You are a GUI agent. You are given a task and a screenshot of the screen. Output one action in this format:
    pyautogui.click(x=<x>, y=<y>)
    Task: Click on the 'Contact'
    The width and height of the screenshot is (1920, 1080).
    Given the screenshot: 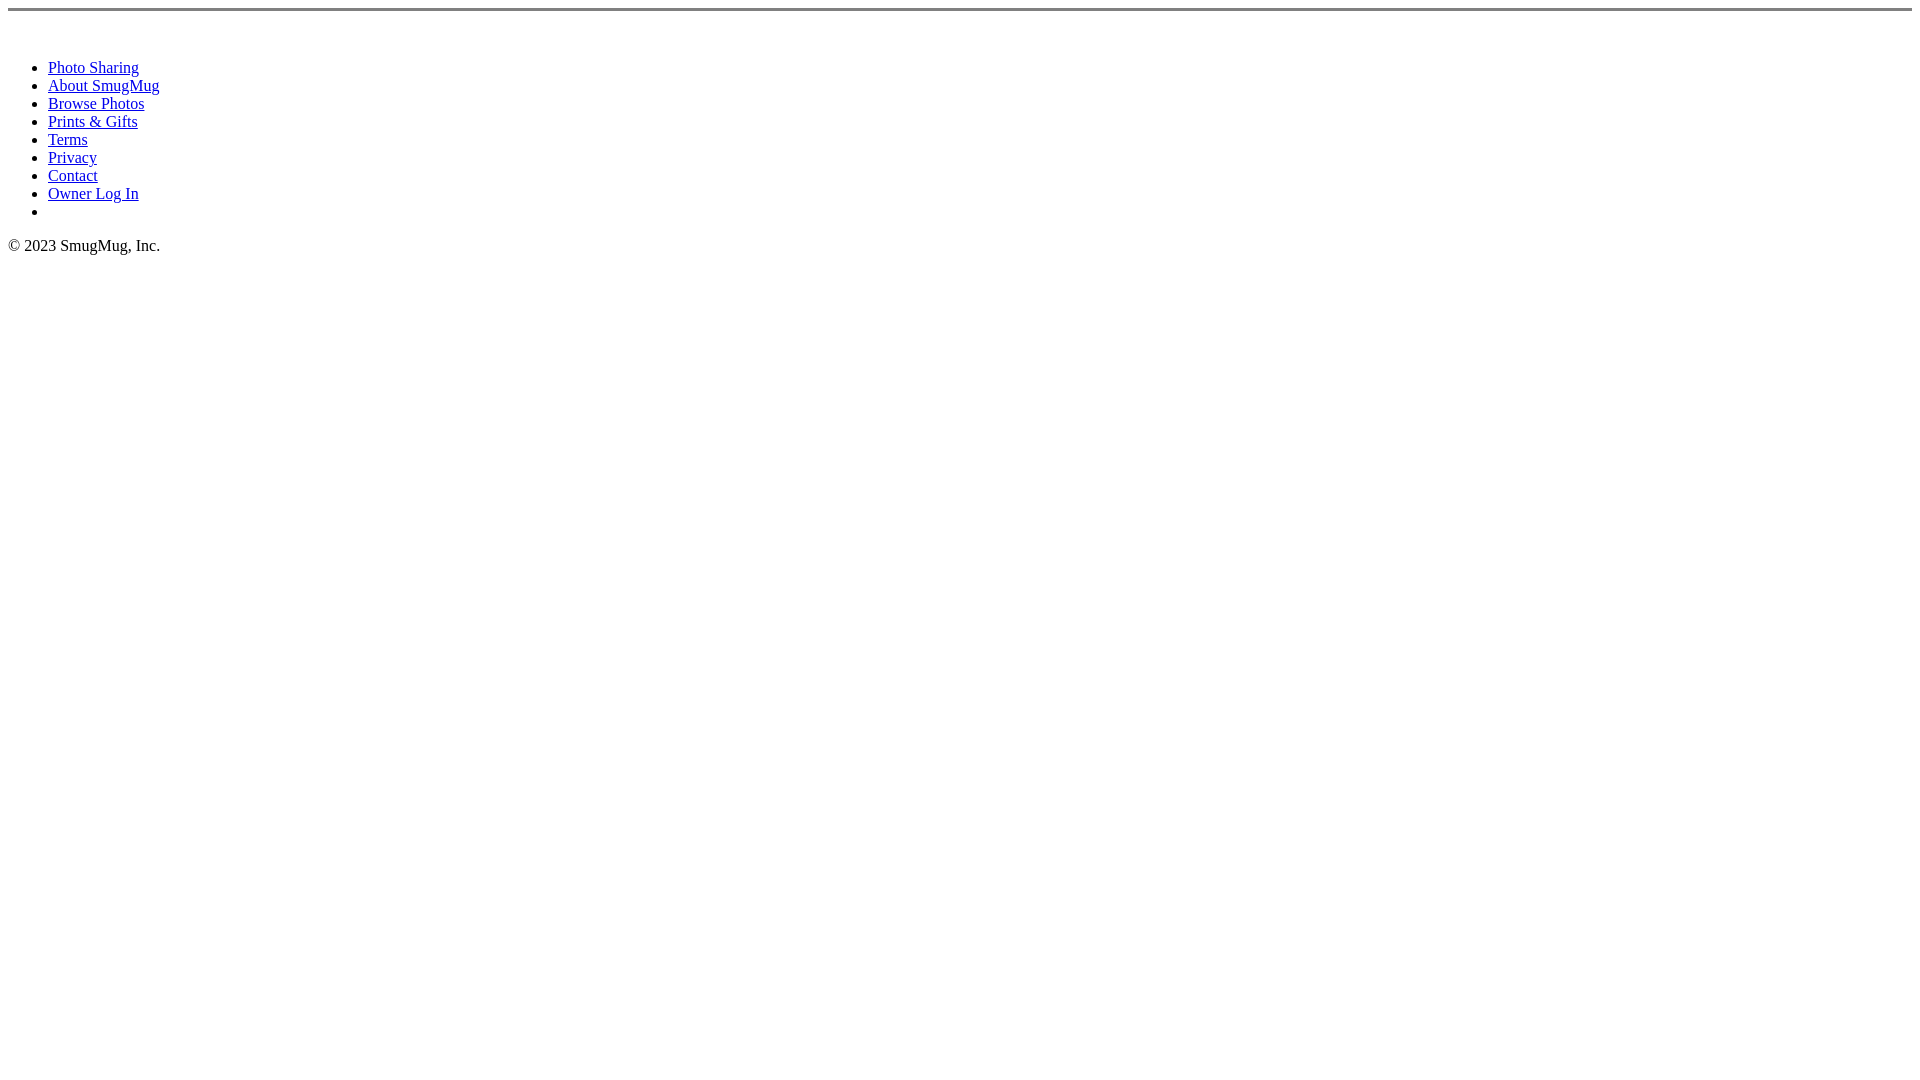 What is the action you would take?
    pyautogui.click(x=72, y=174)
    